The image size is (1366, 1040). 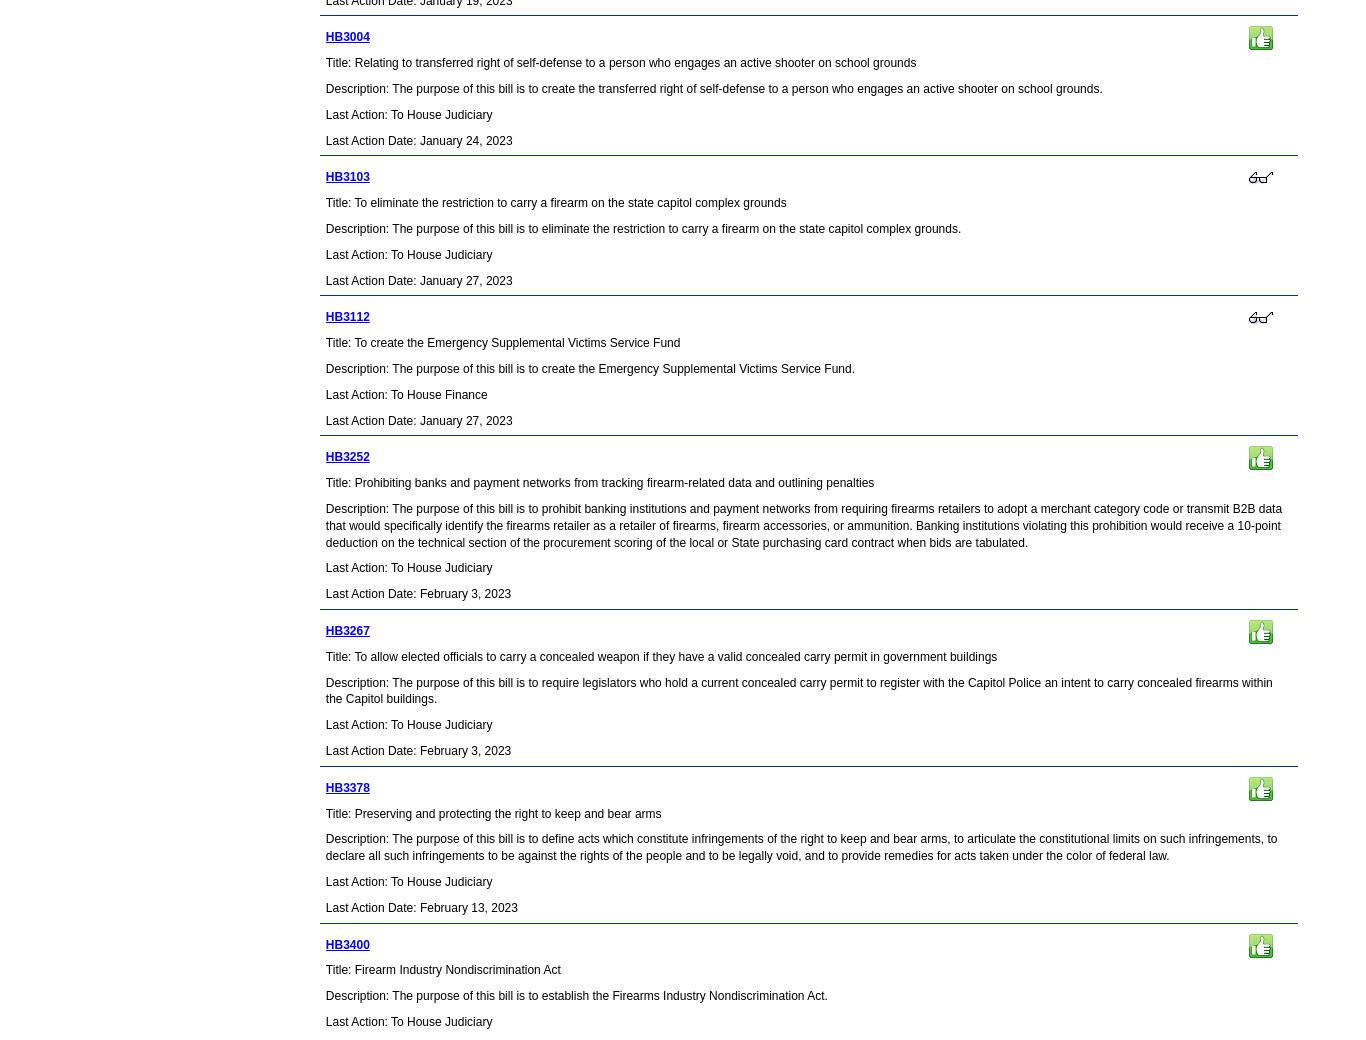 What do you see at coordinates (588, 367) in the screenshot?
I see `'Description: The purpose of this bill is to create the Emergency Supplemental Victims Service Fund.'` at bounding box center [588, 367].